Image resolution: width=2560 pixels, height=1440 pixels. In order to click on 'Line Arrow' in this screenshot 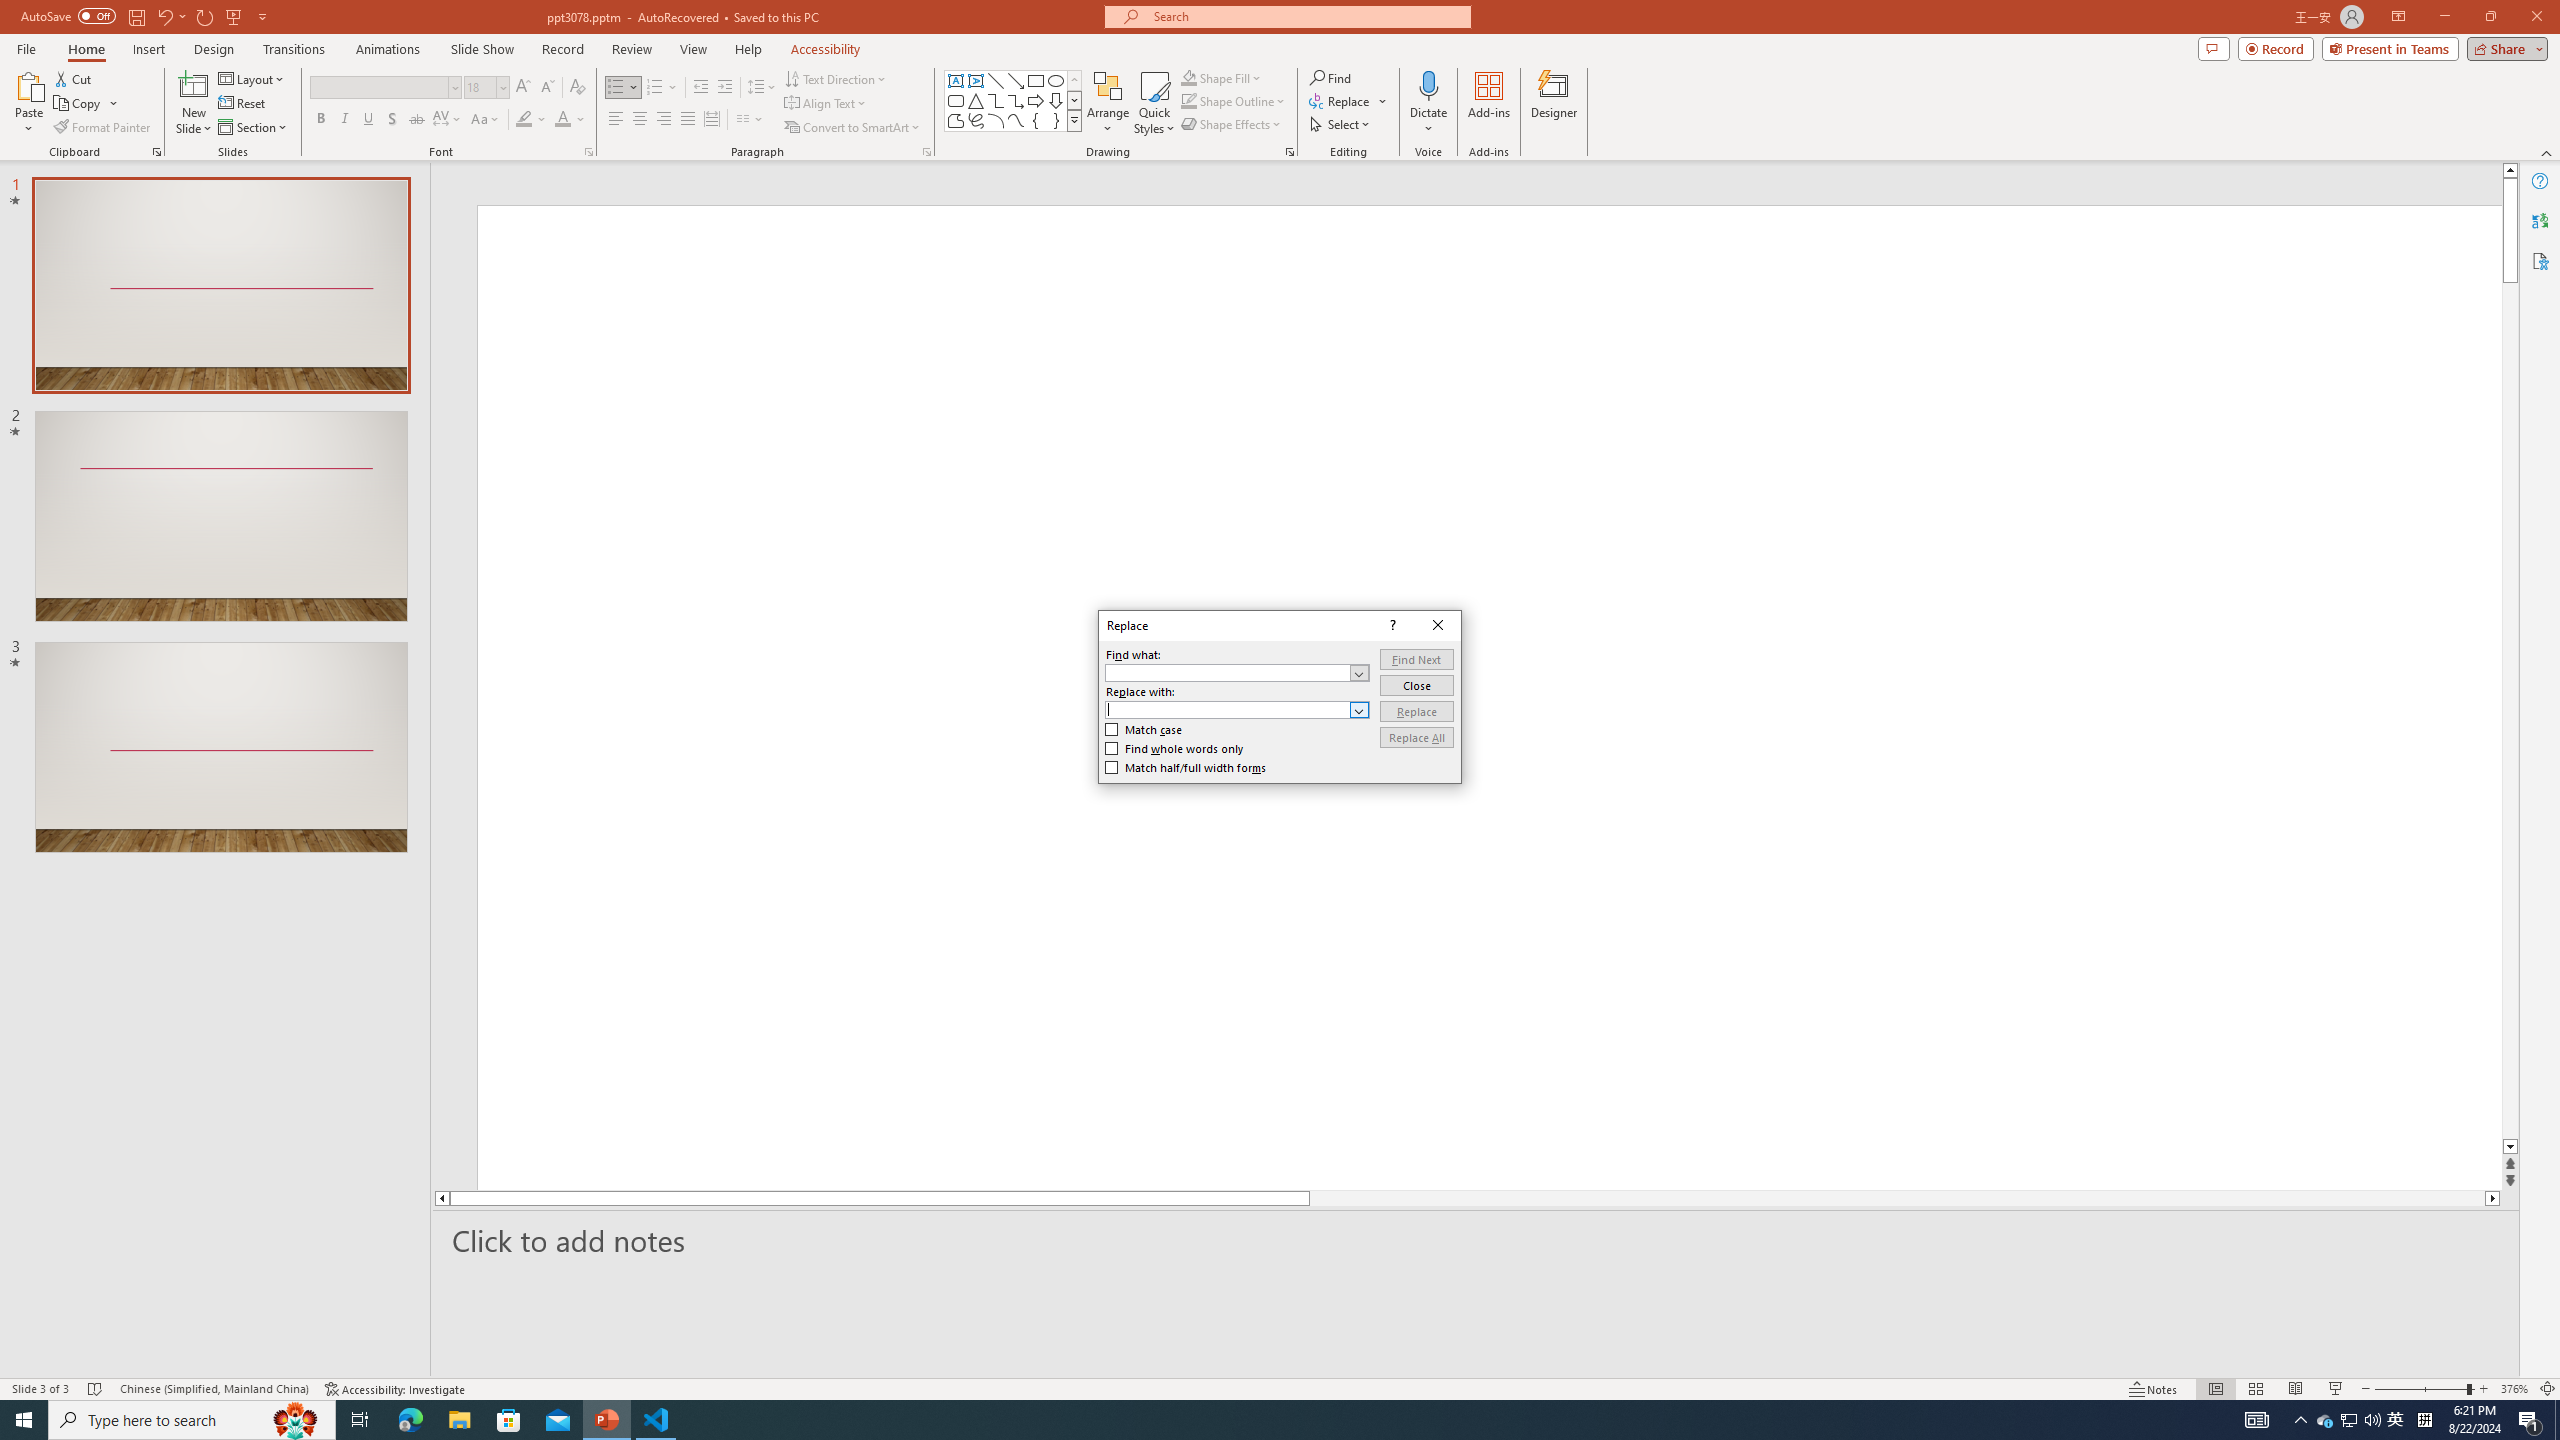, I will do `click(1015, 80)`.